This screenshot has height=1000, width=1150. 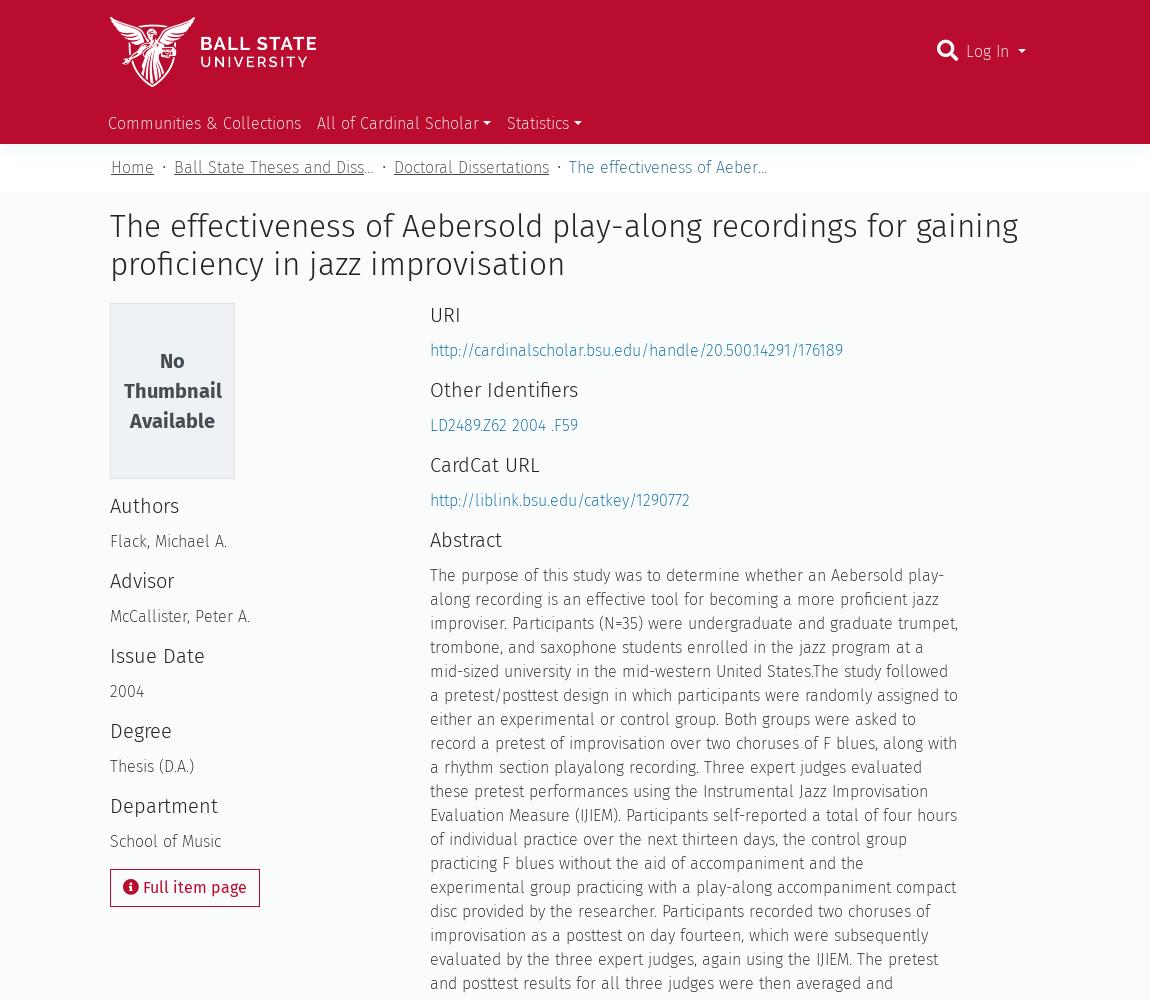 I want to click on 'Full item page', so click(x=191, y=887).